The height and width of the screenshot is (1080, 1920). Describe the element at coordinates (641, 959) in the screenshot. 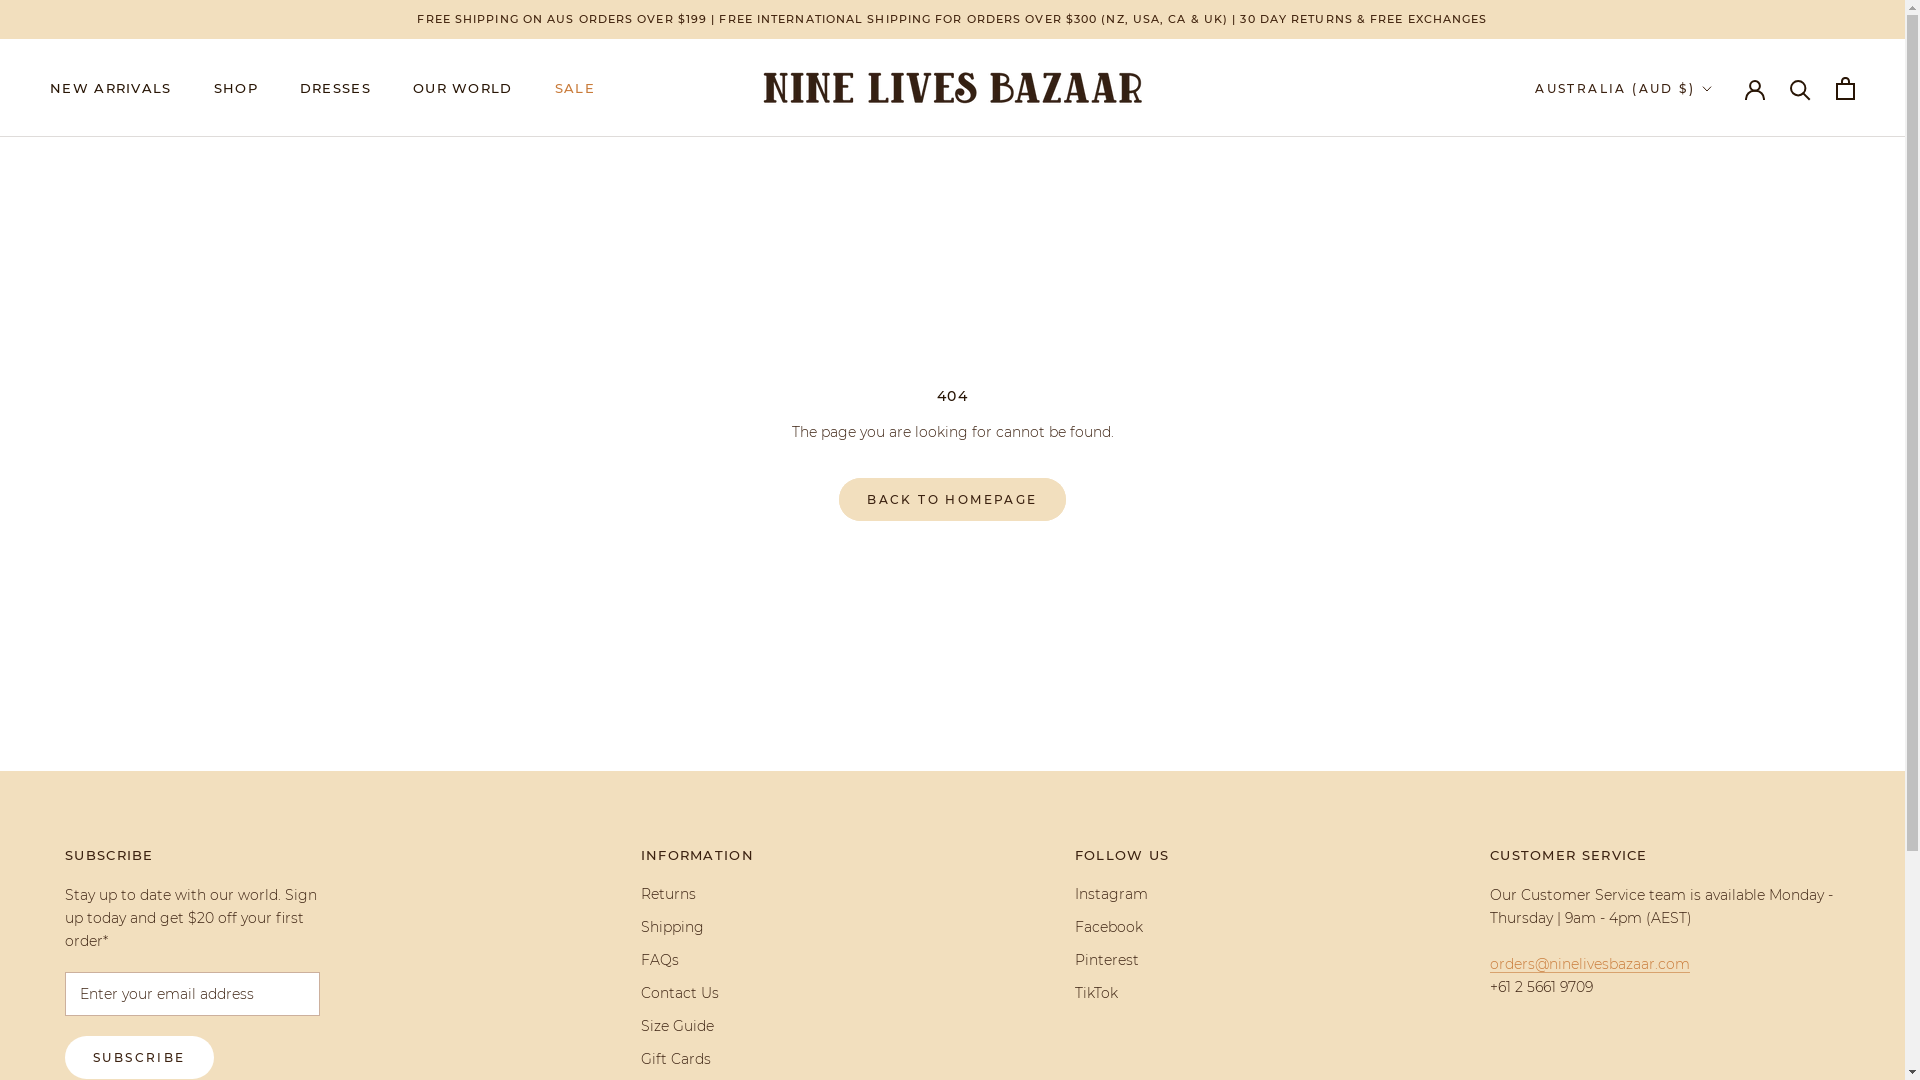

I see `'FAQs'` at that location.